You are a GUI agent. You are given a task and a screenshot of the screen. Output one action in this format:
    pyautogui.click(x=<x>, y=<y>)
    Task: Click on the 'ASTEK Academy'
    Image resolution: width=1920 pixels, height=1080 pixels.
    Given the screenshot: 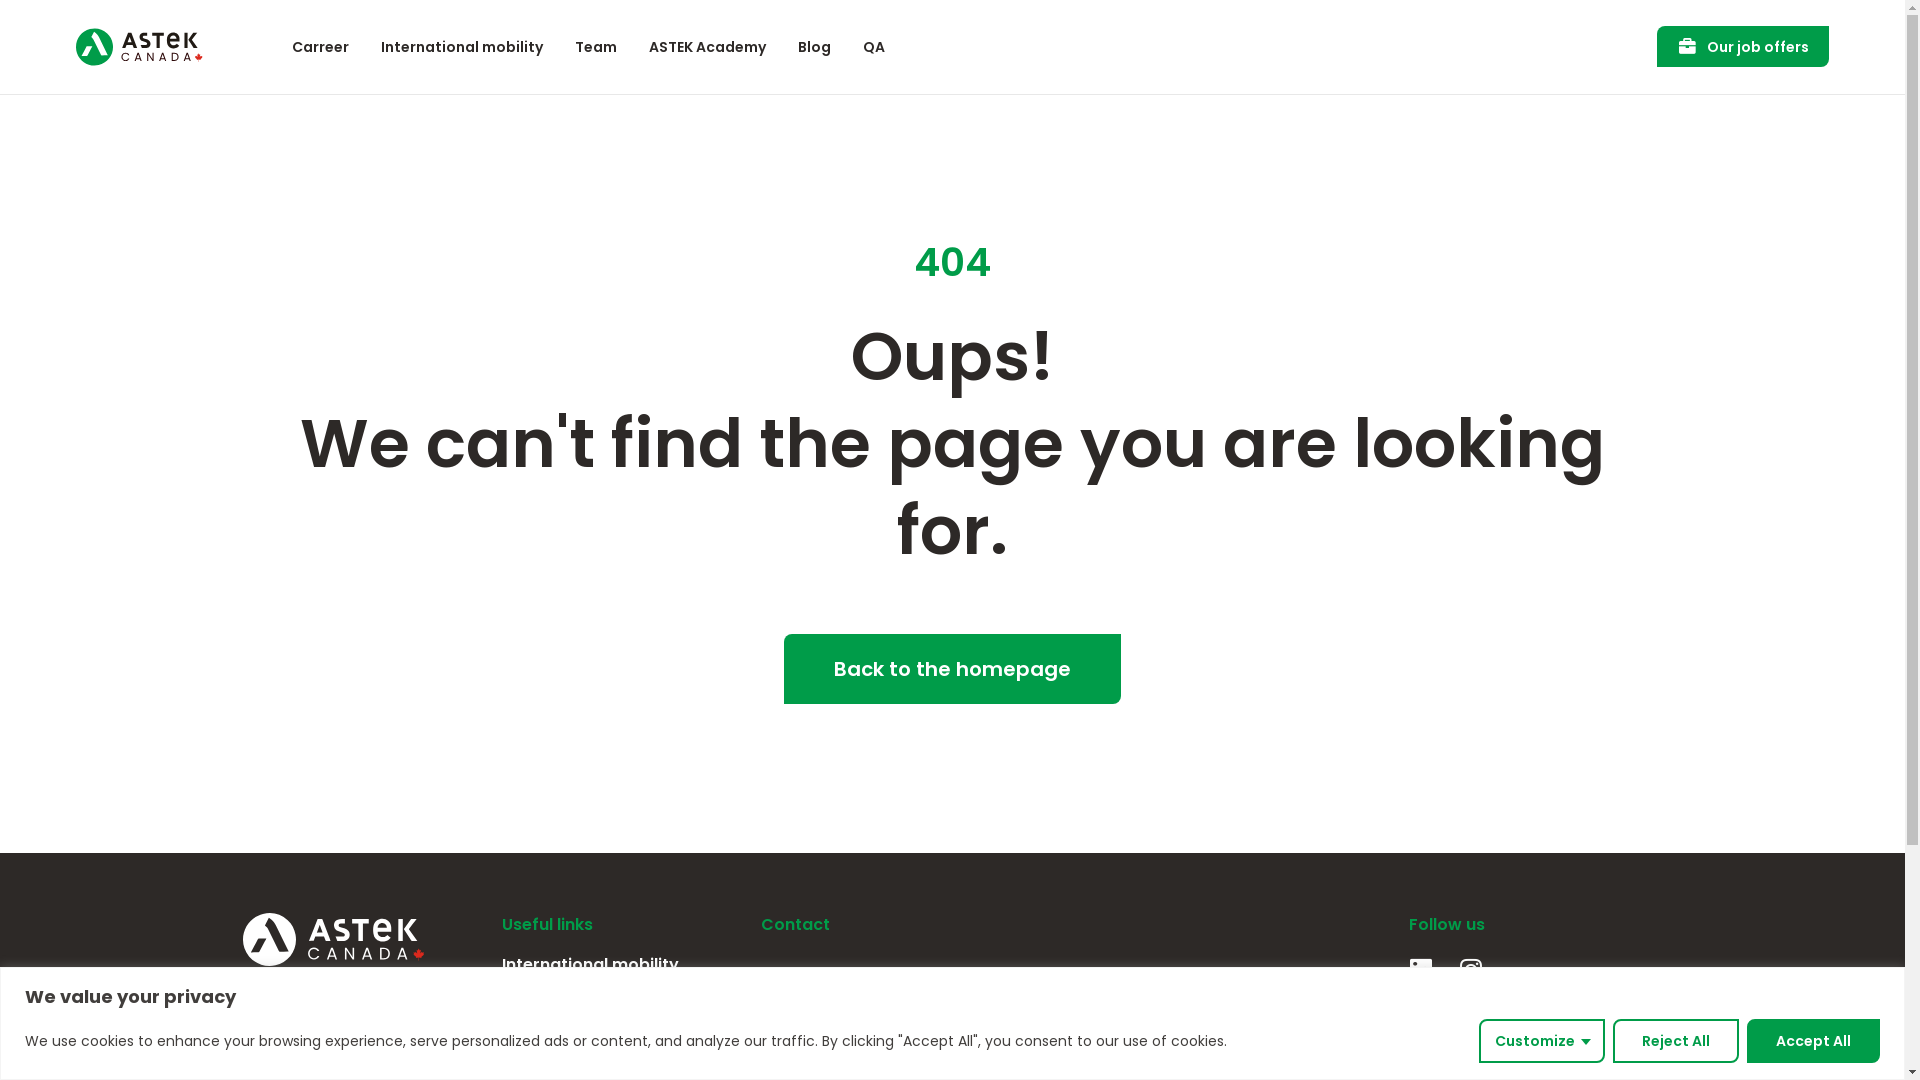 What is the action you would take?
    pyautogui.click(x=620, y=1036)
    